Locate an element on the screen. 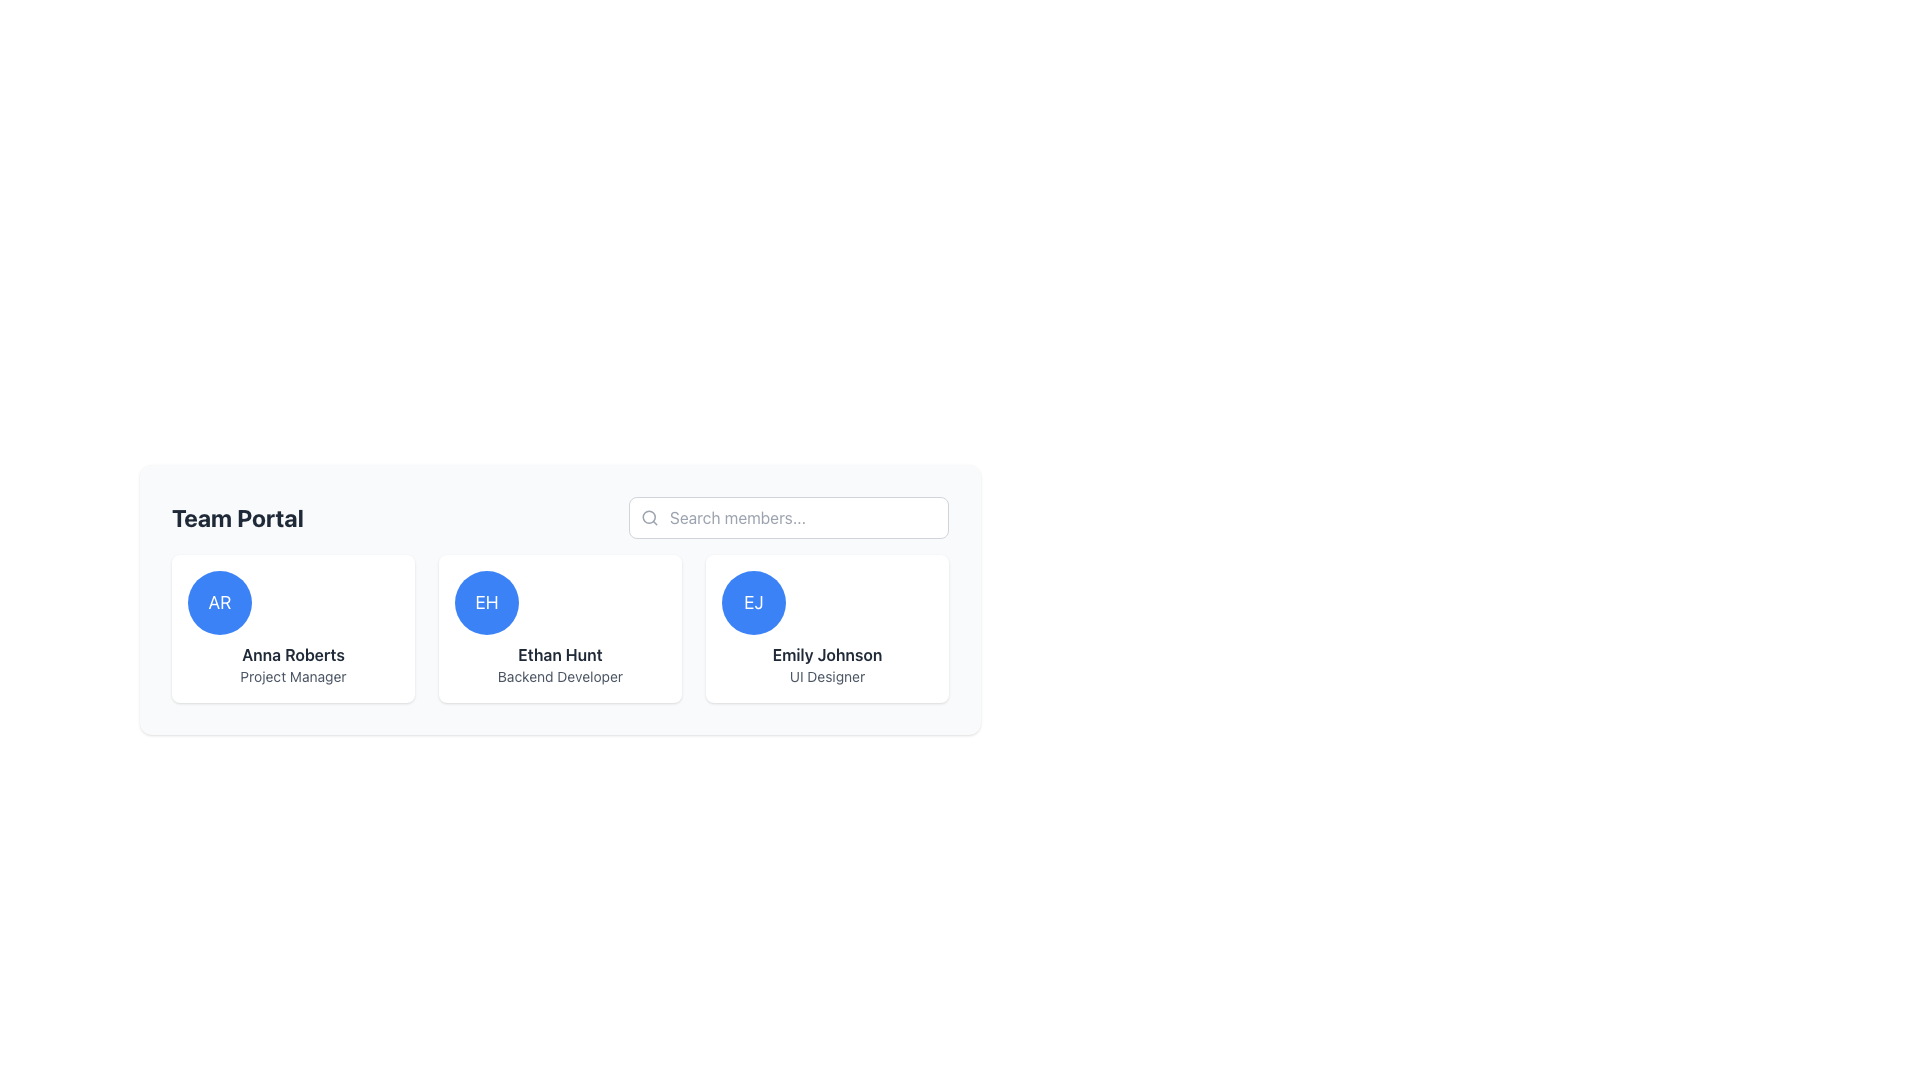 The height and width of the screenshot is (1080, 1920). the initials of the first Profile card representing a team member in the top-left corner of the layout to highlight it is located at coordinates (292, 627).